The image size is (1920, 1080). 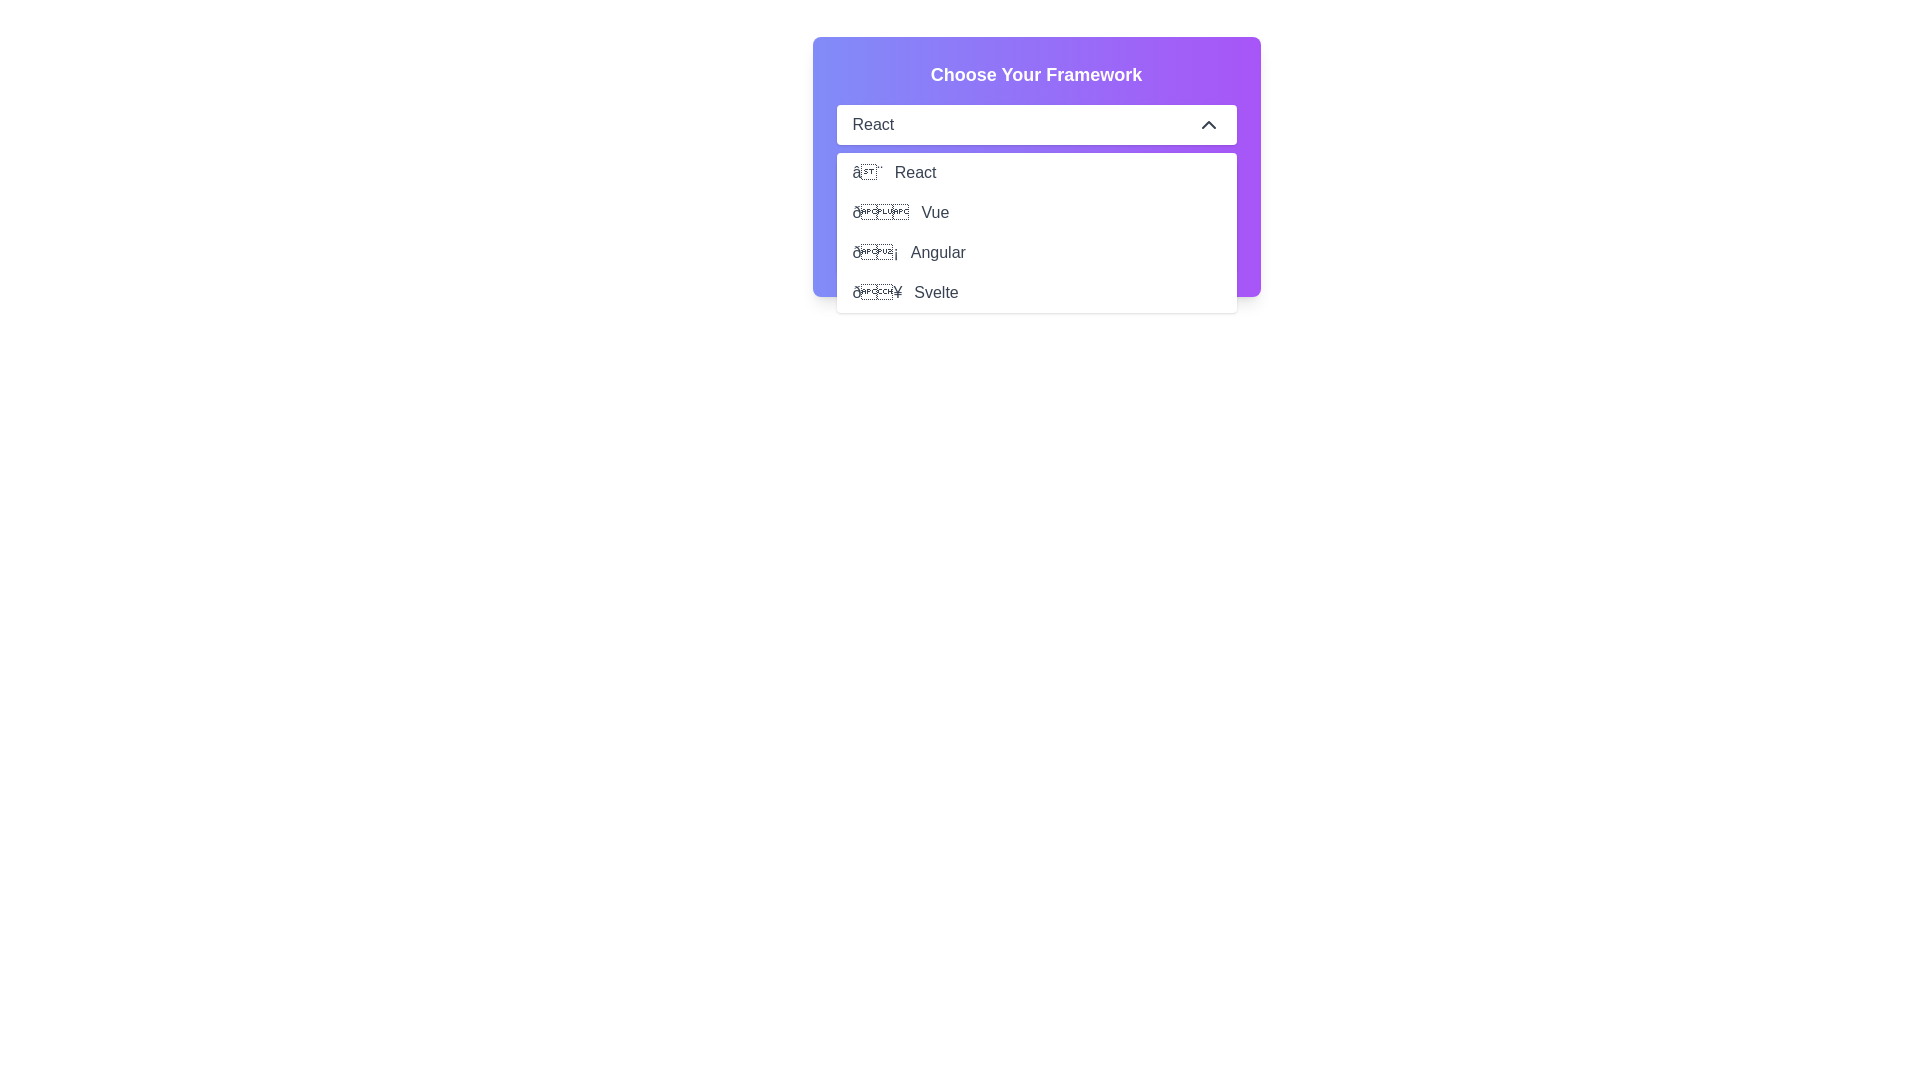 I want to click on the fourth dropdown menu item labeled 'Svelte' within the 'Choose Your Framework' dropdown, so click(x=1036, y=293).